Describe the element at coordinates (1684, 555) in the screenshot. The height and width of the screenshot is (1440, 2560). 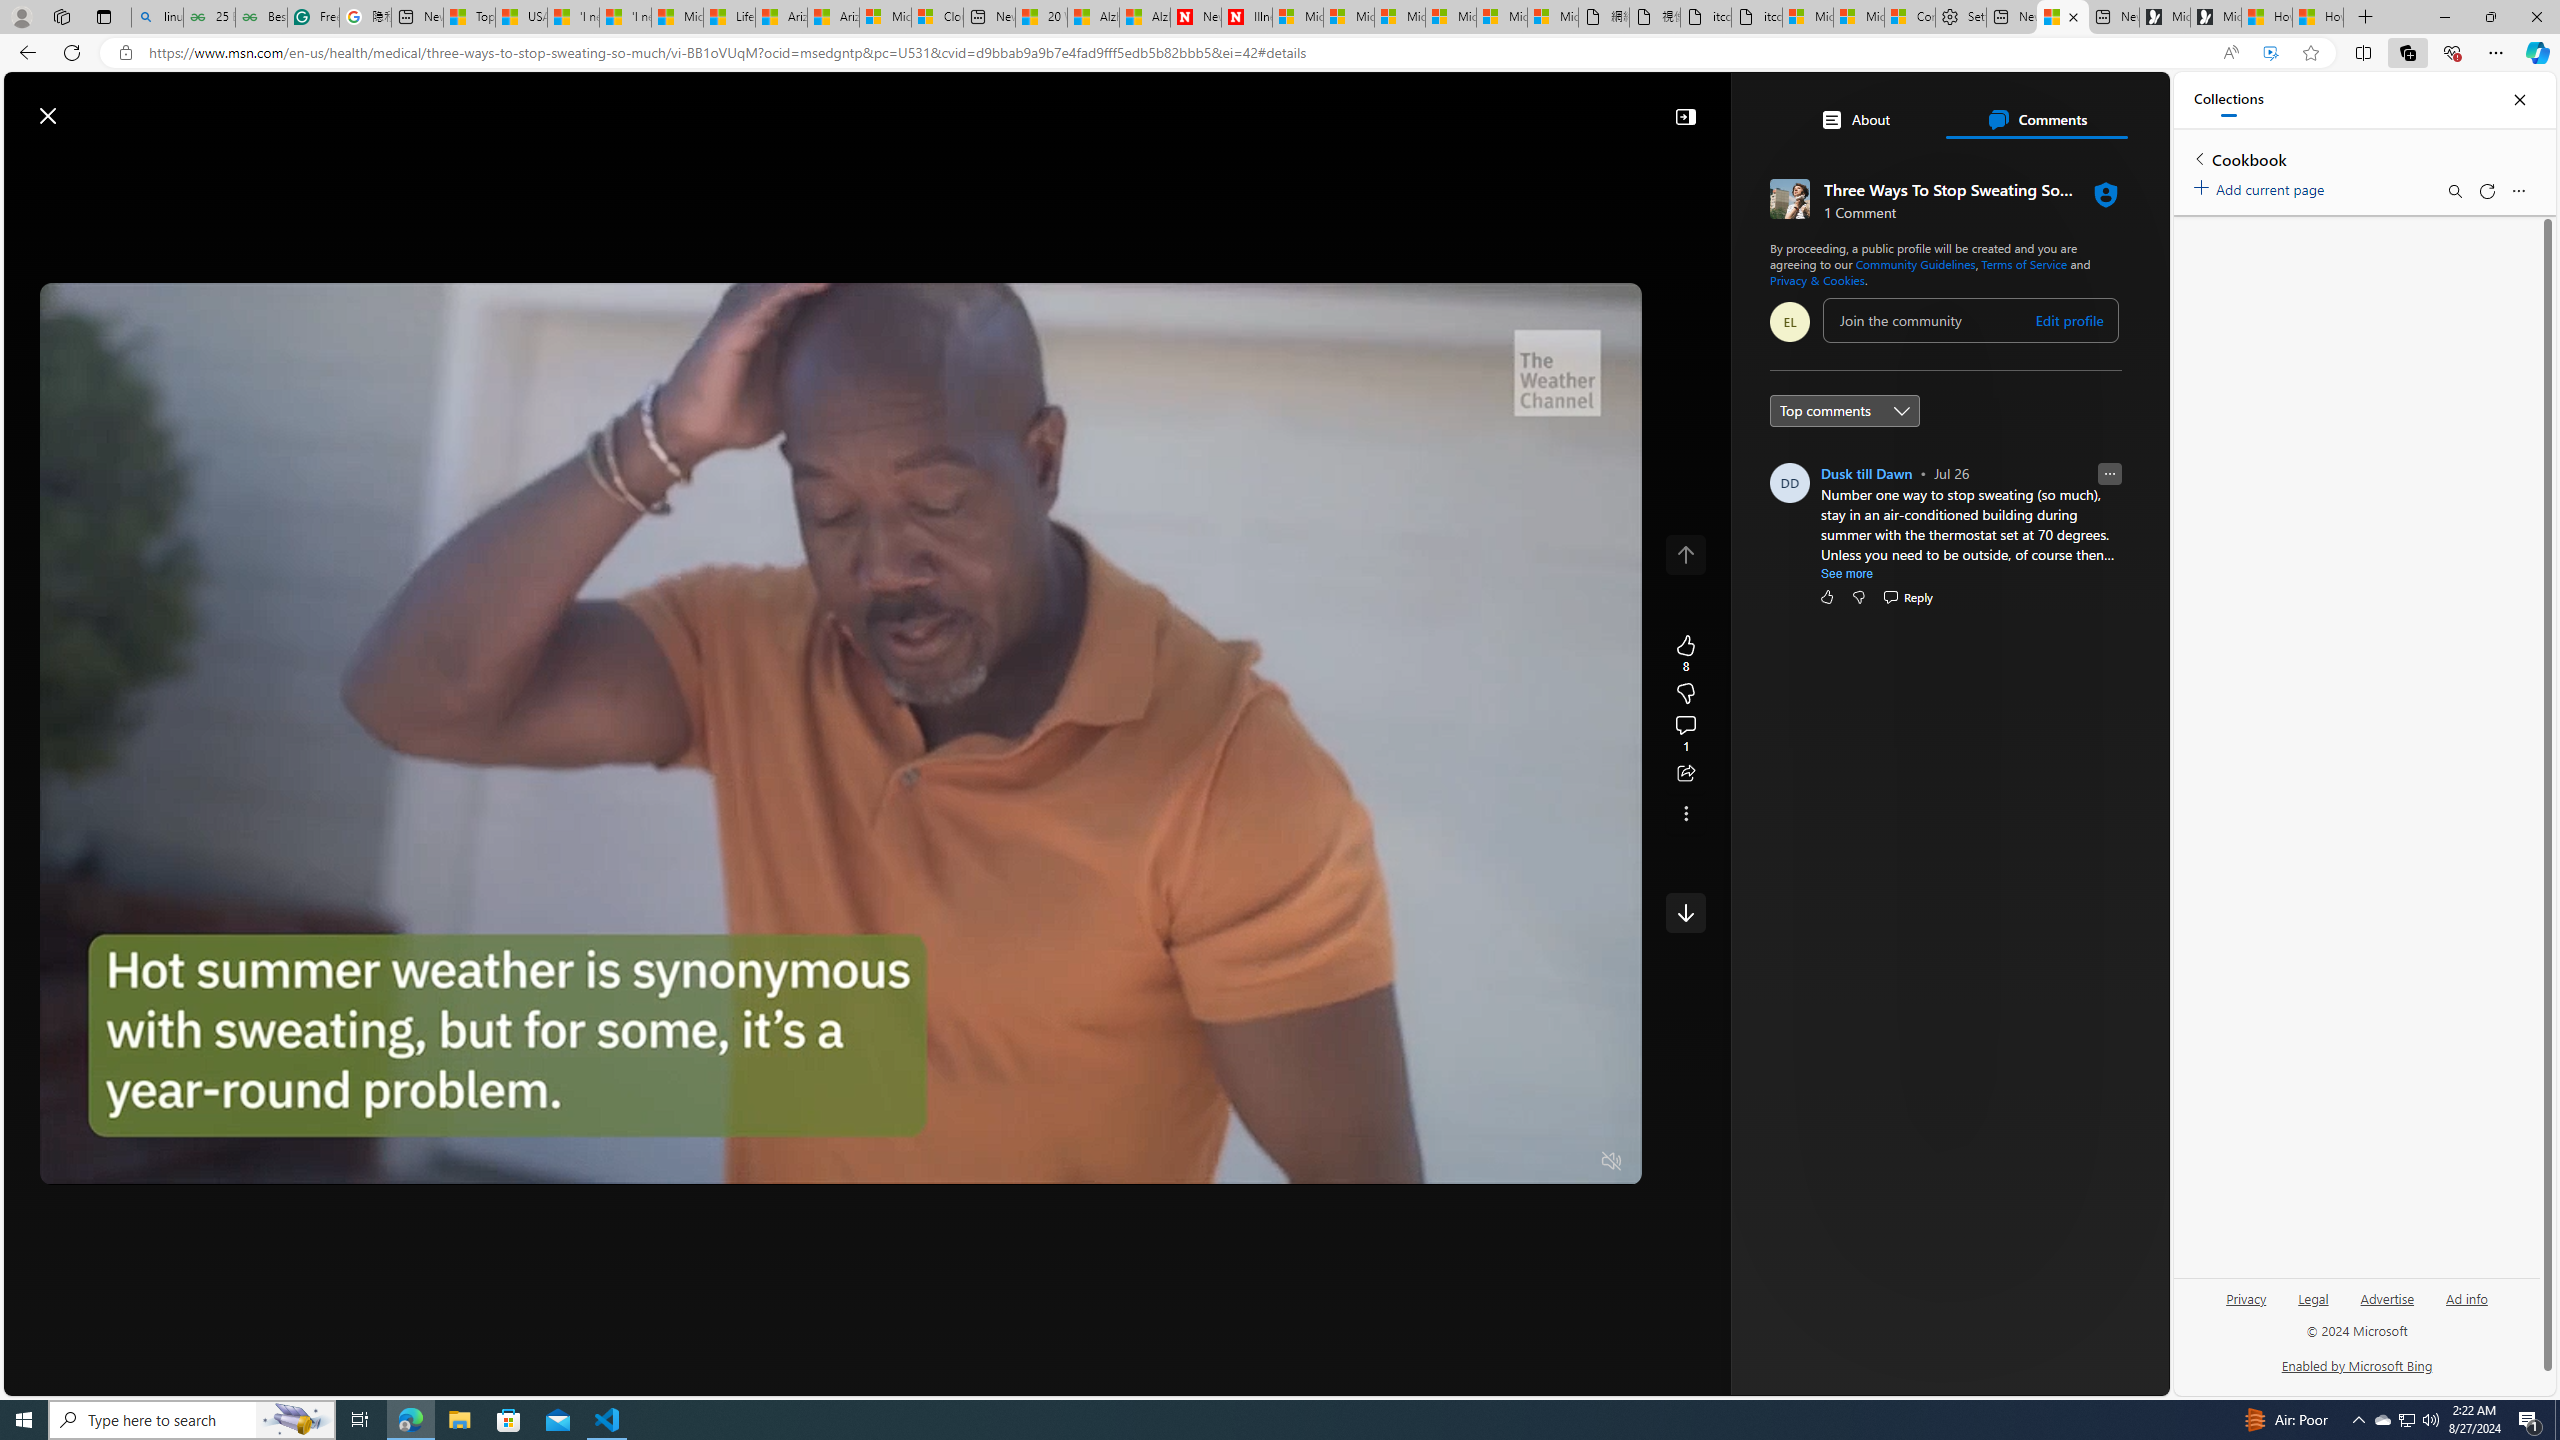
I see `'Class: control icon-only'` at that location.